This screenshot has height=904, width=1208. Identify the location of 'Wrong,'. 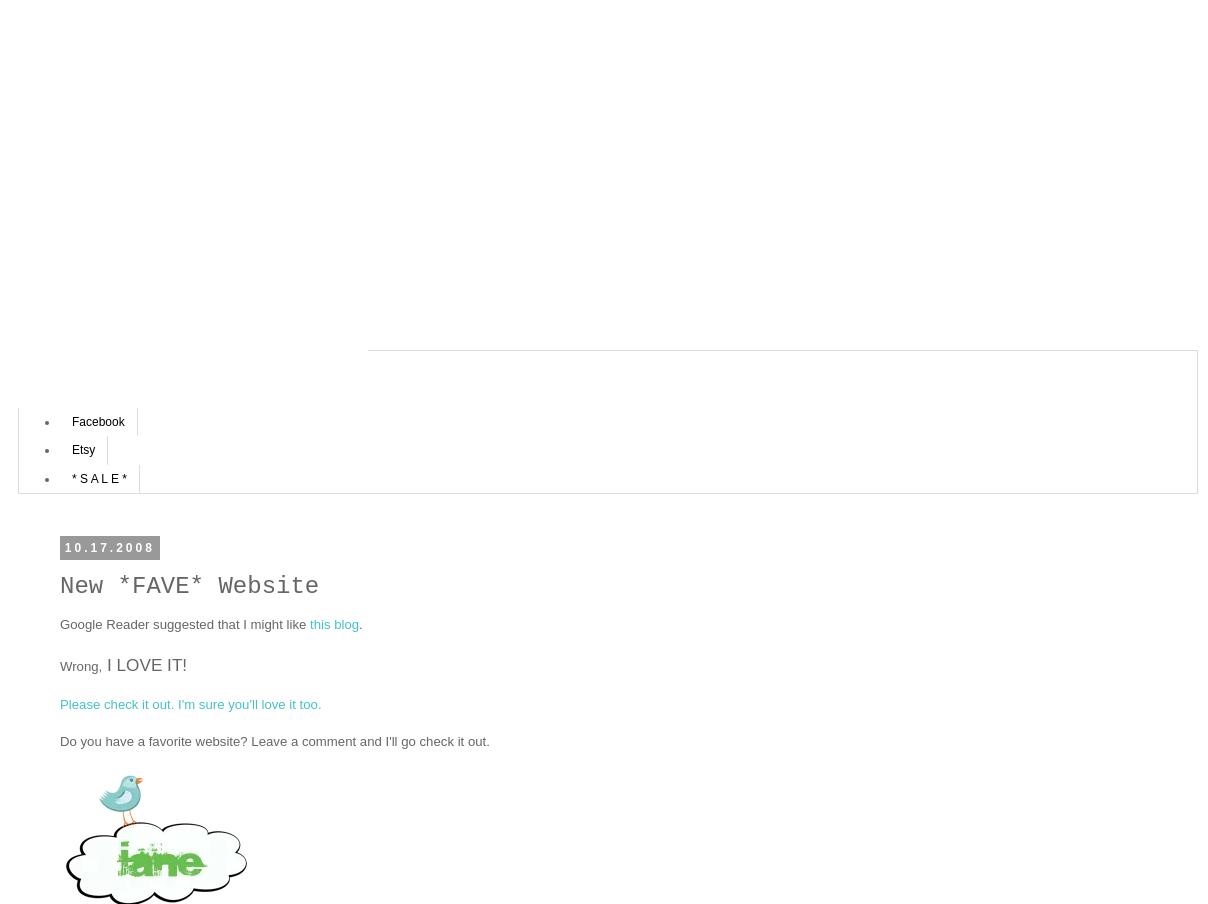
(80, 666).